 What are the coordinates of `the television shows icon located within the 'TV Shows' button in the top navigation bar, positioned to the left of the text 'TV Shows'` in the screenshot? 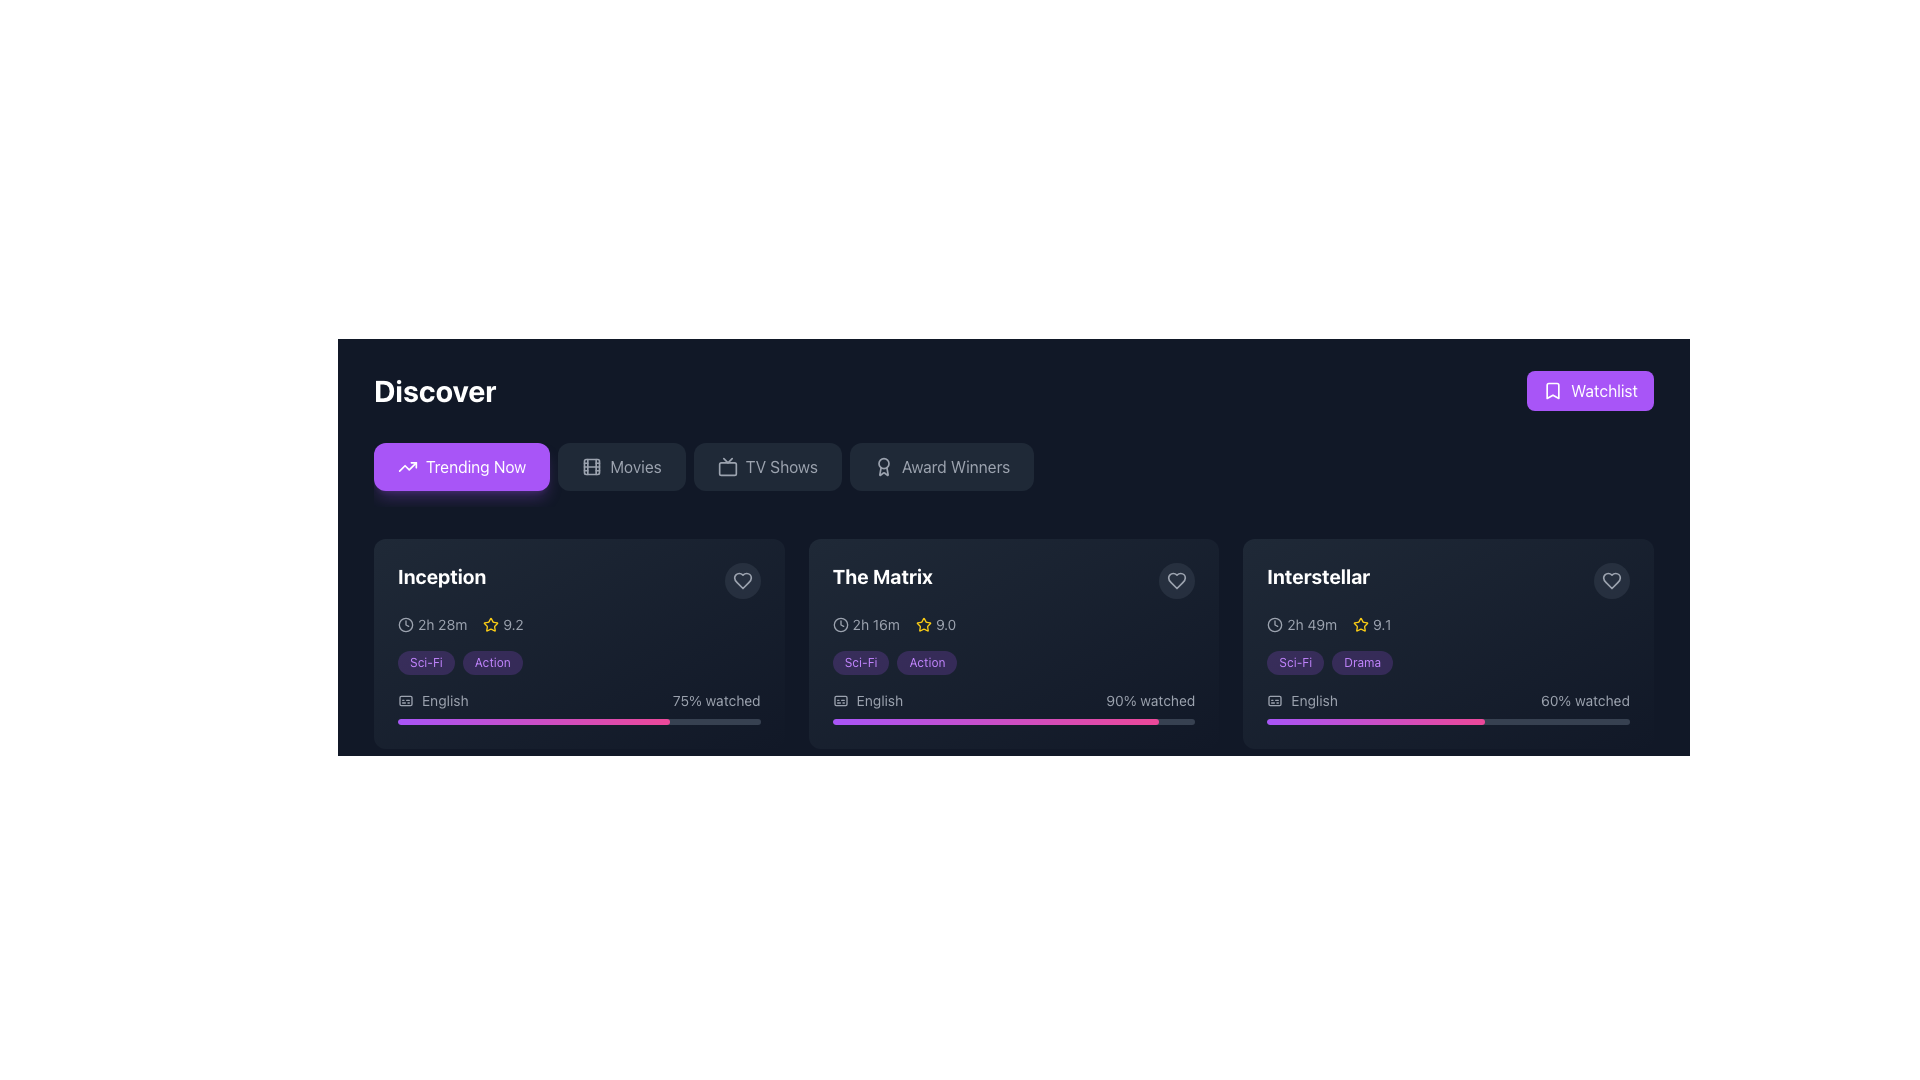 It's located at (726, 466).